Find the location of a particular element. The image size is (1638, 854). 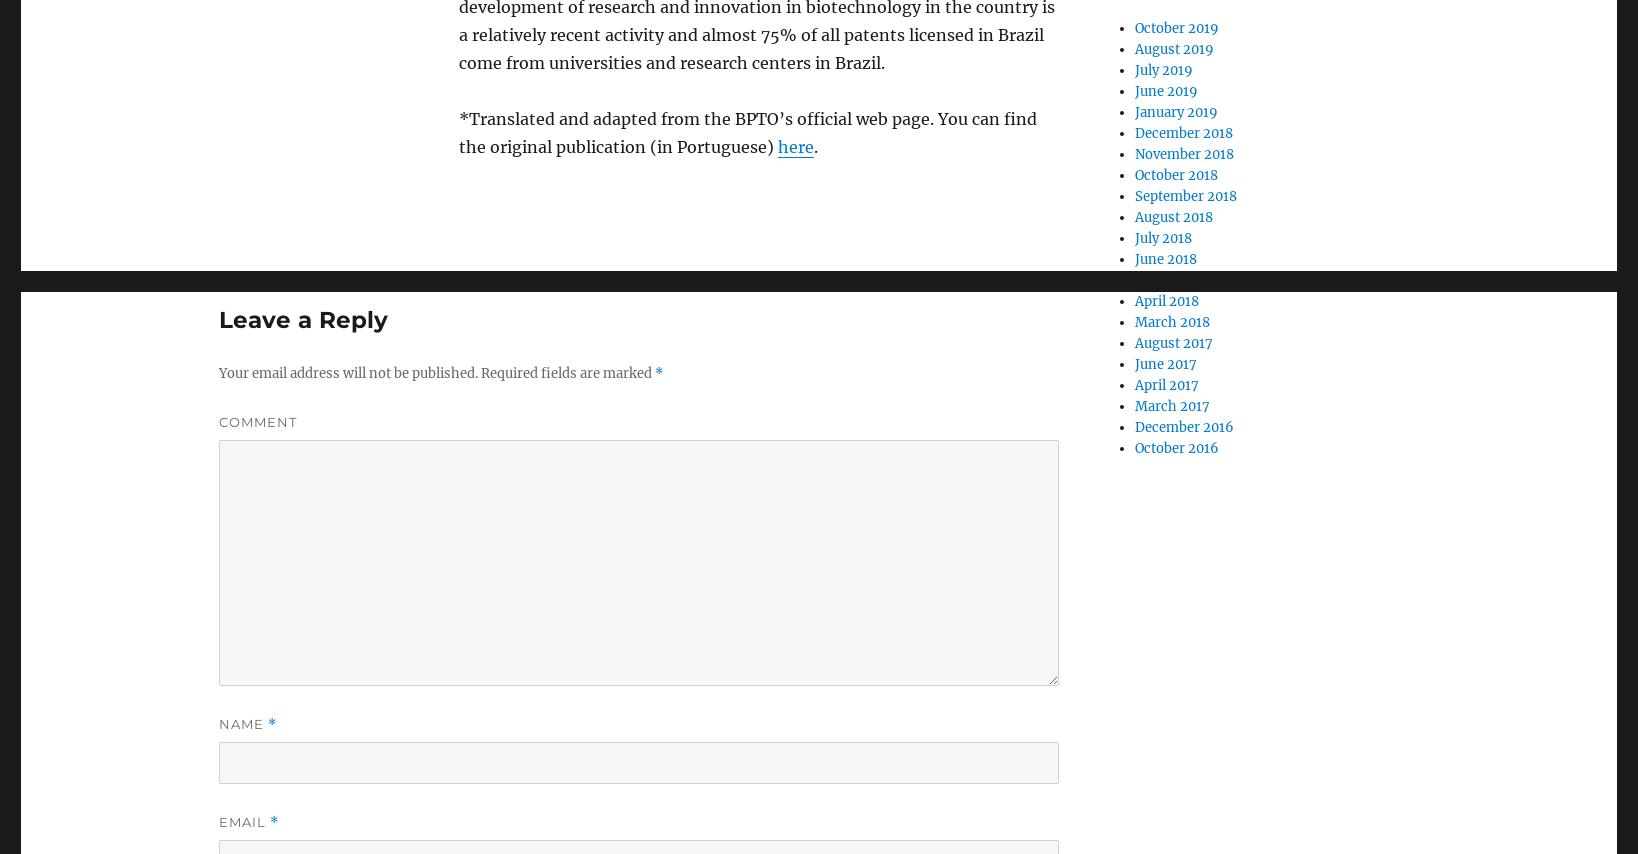

'Name' is located at coordinates (242, 724).